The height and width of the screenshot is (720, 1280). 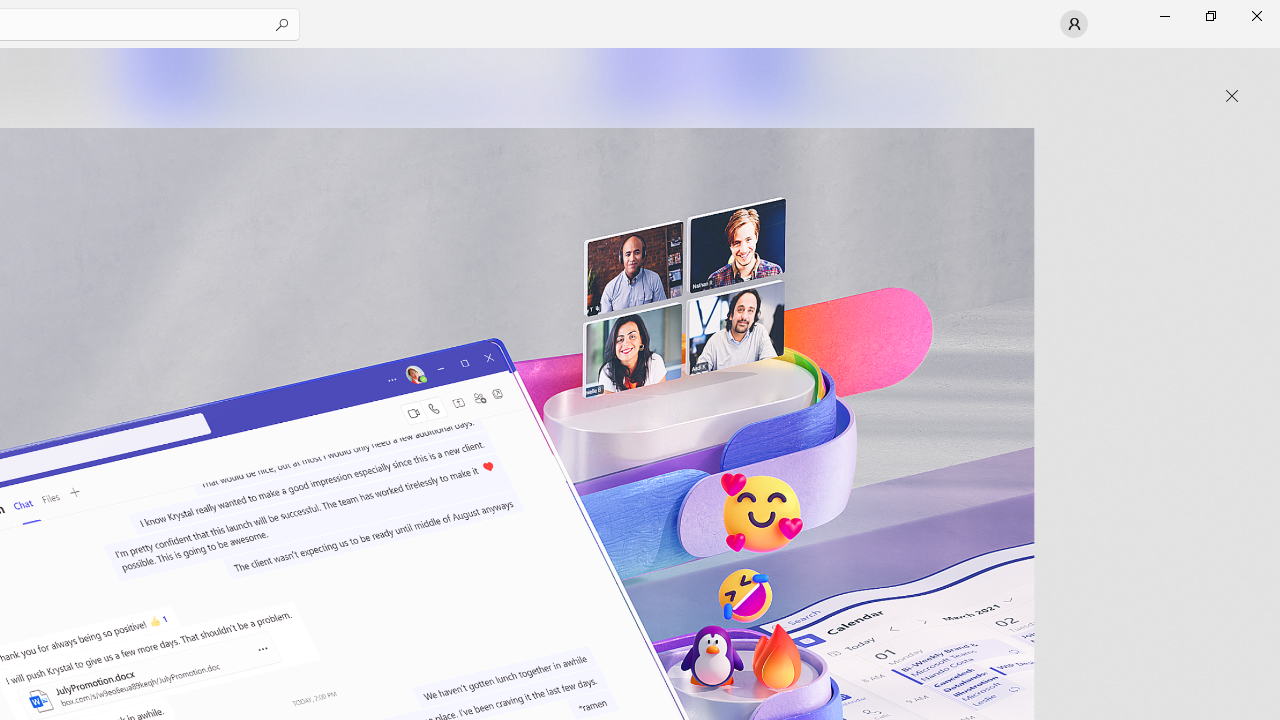 What do you see at coordinates (1255, 15) in the screenshot?
I see `'Close Microsoft Store'` at bounding box center [1255, 15].